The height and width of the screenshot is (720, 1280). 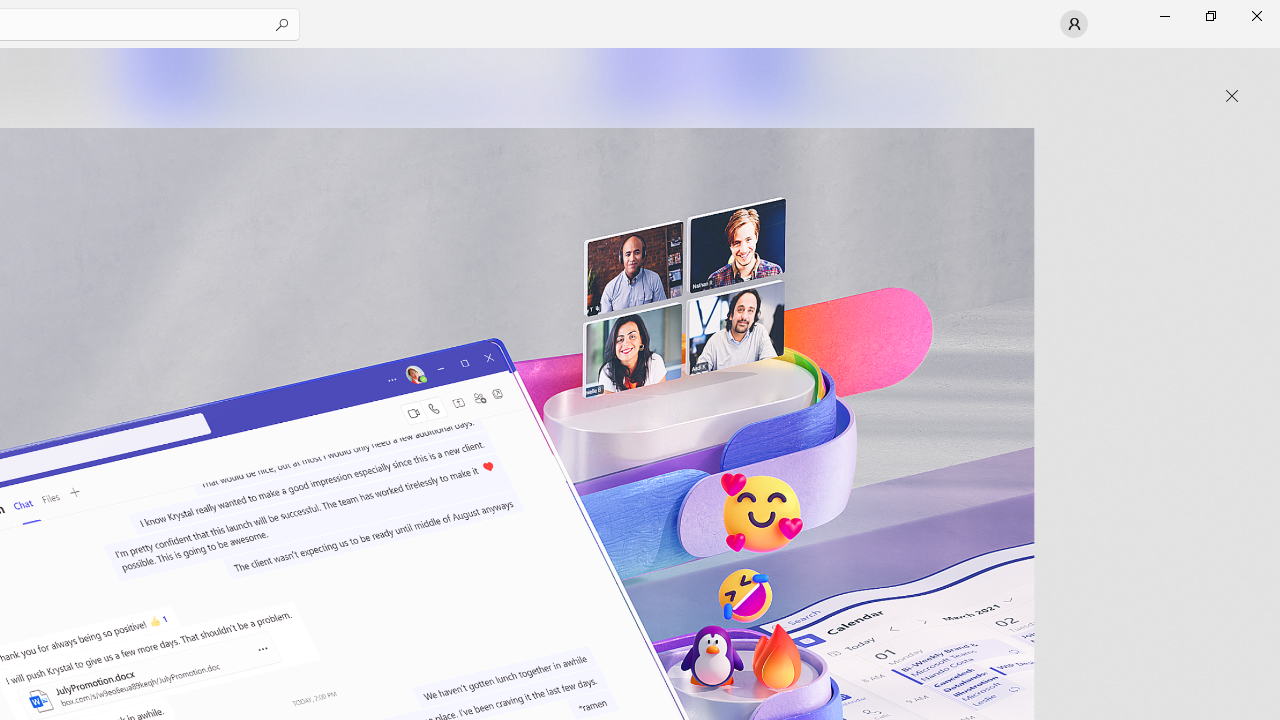 What do you see at coordinates (1255, 15) in the screenshot?
I see `'Close Microsoft Store'` at bounding box center [1255, 15].